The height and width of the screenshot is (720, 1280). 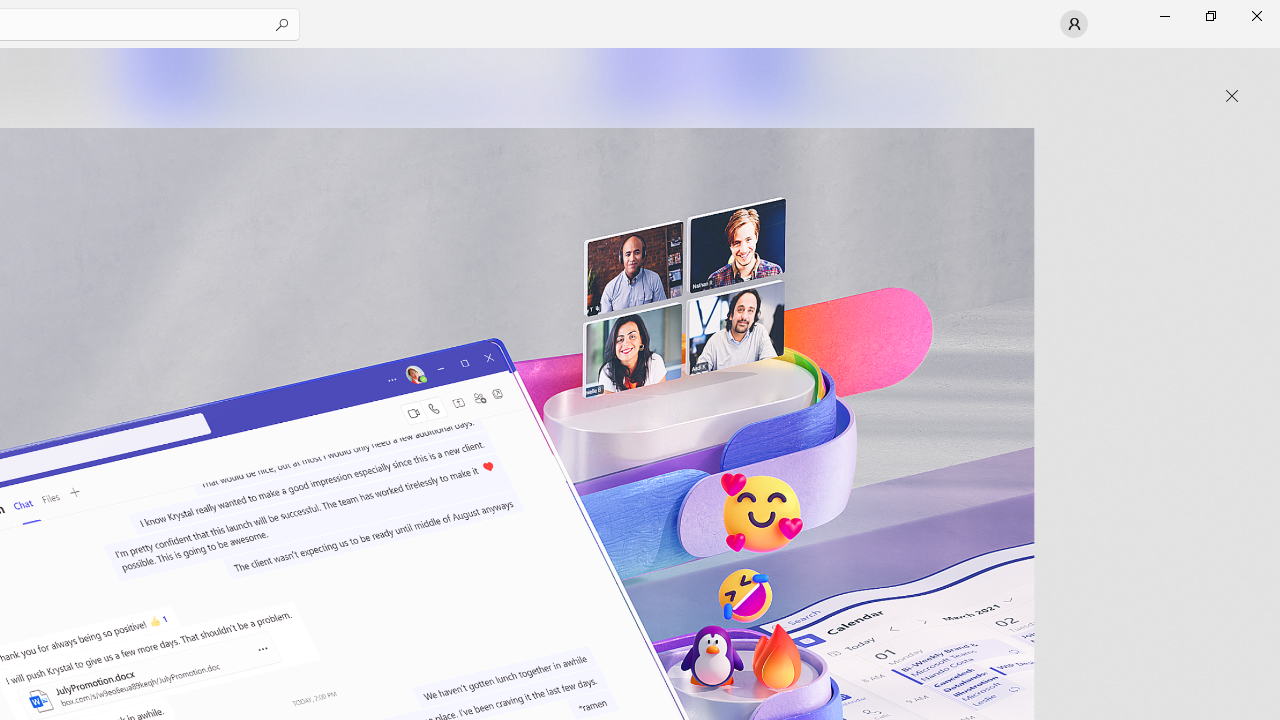 What do you see at coordinates (1255, 15) in the screenshot?
I see `'Close Microsoft Store'` at bounding box center [1255, 15].